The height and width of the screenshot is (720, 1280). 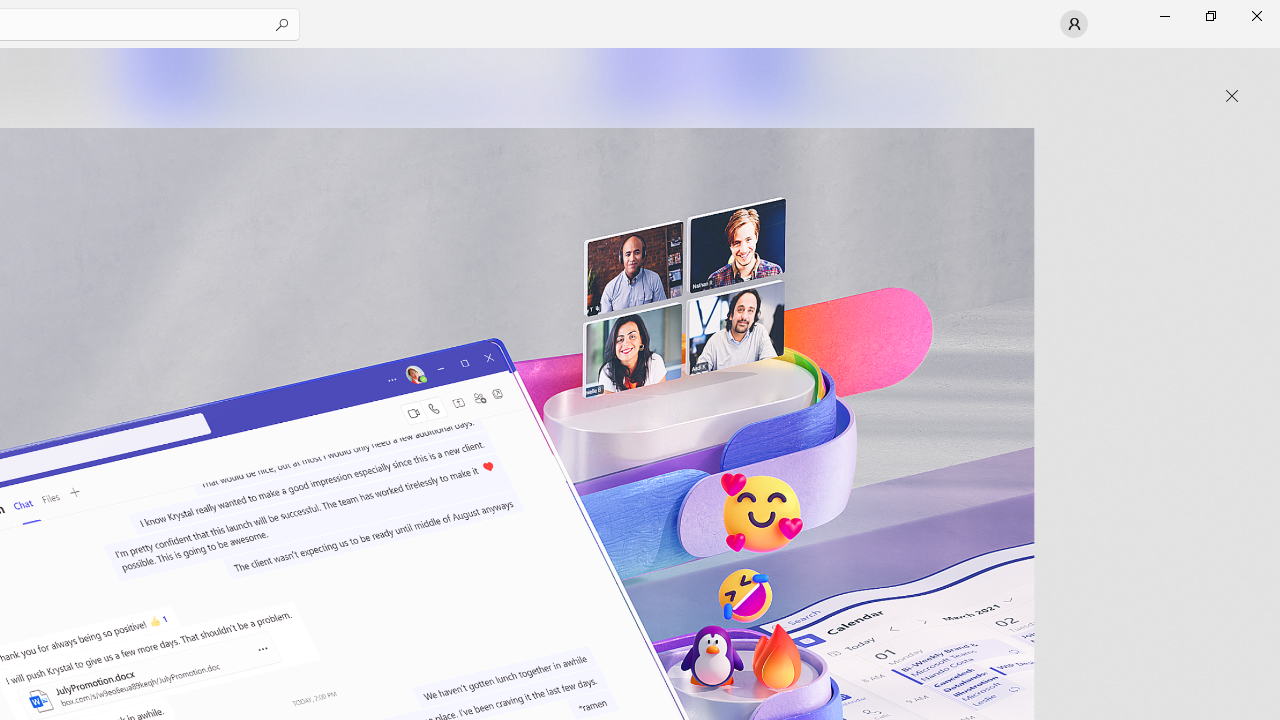 What do you see at coordinates (1255, 15) in the screenshot?
I see `'Close Microsoft Store'` at bounding box center [1255, 15].